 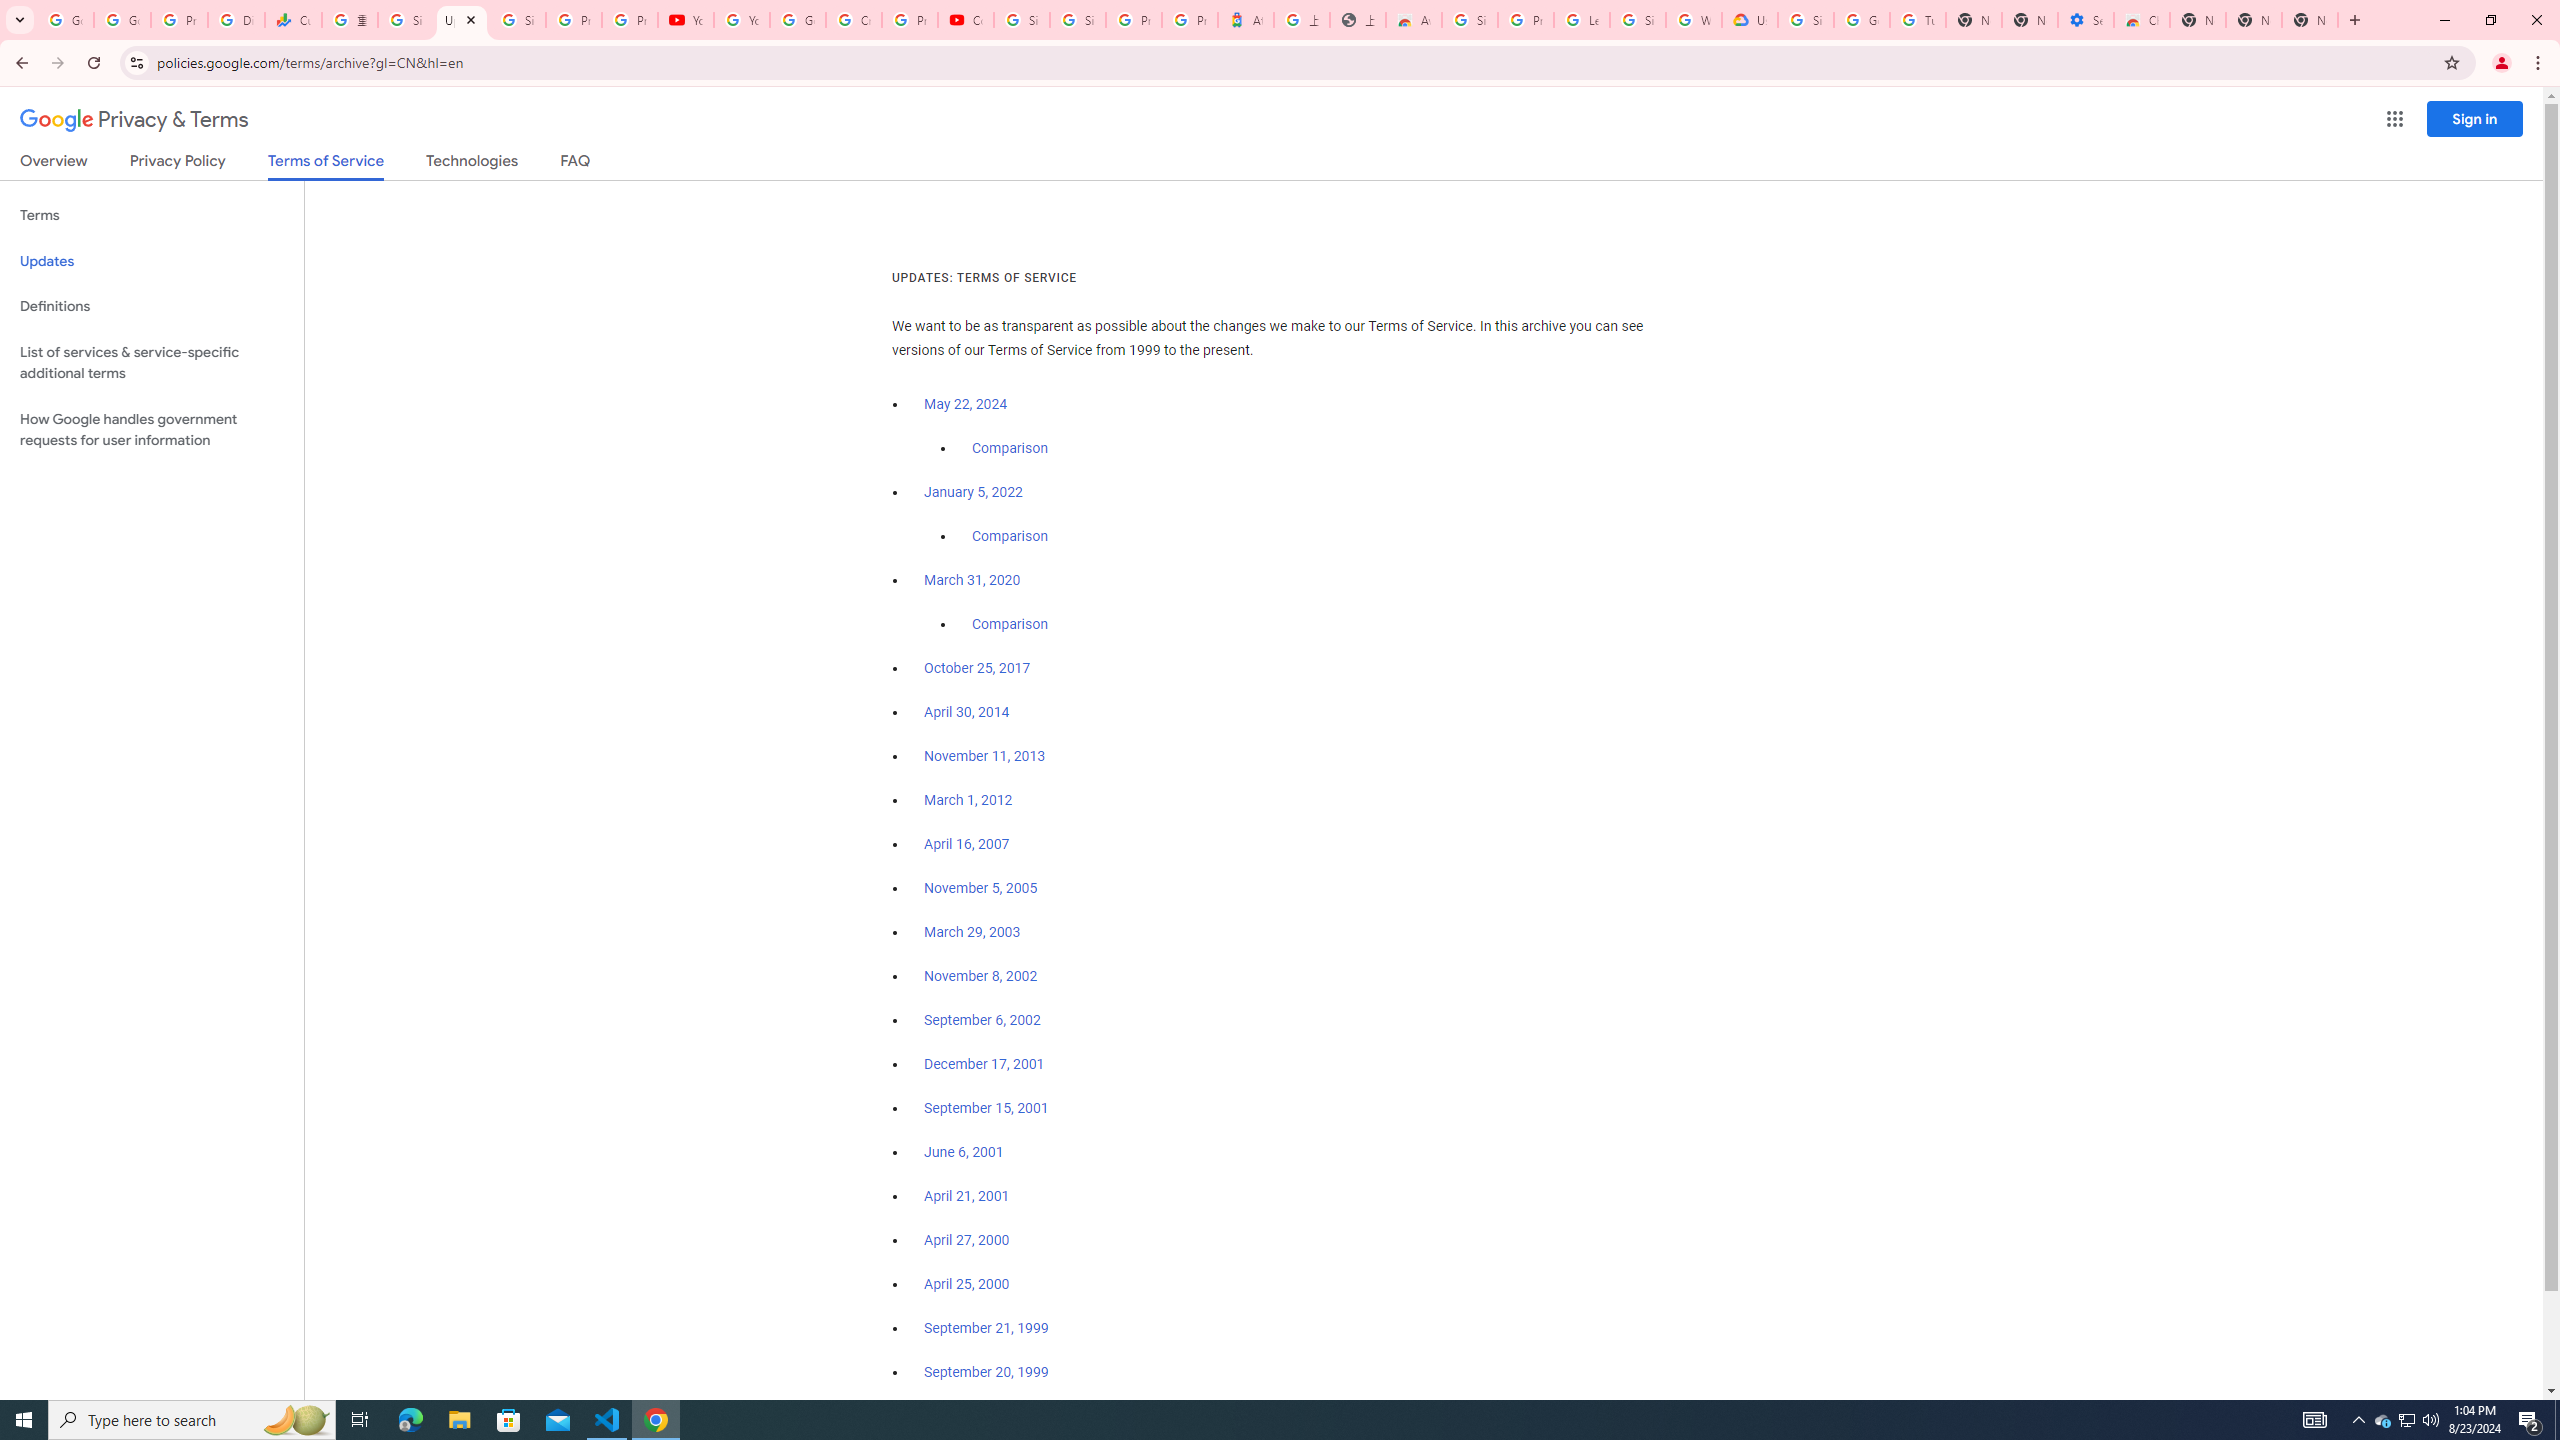 I want to click on 'November 8, 2002', so click(x=979, y=976).